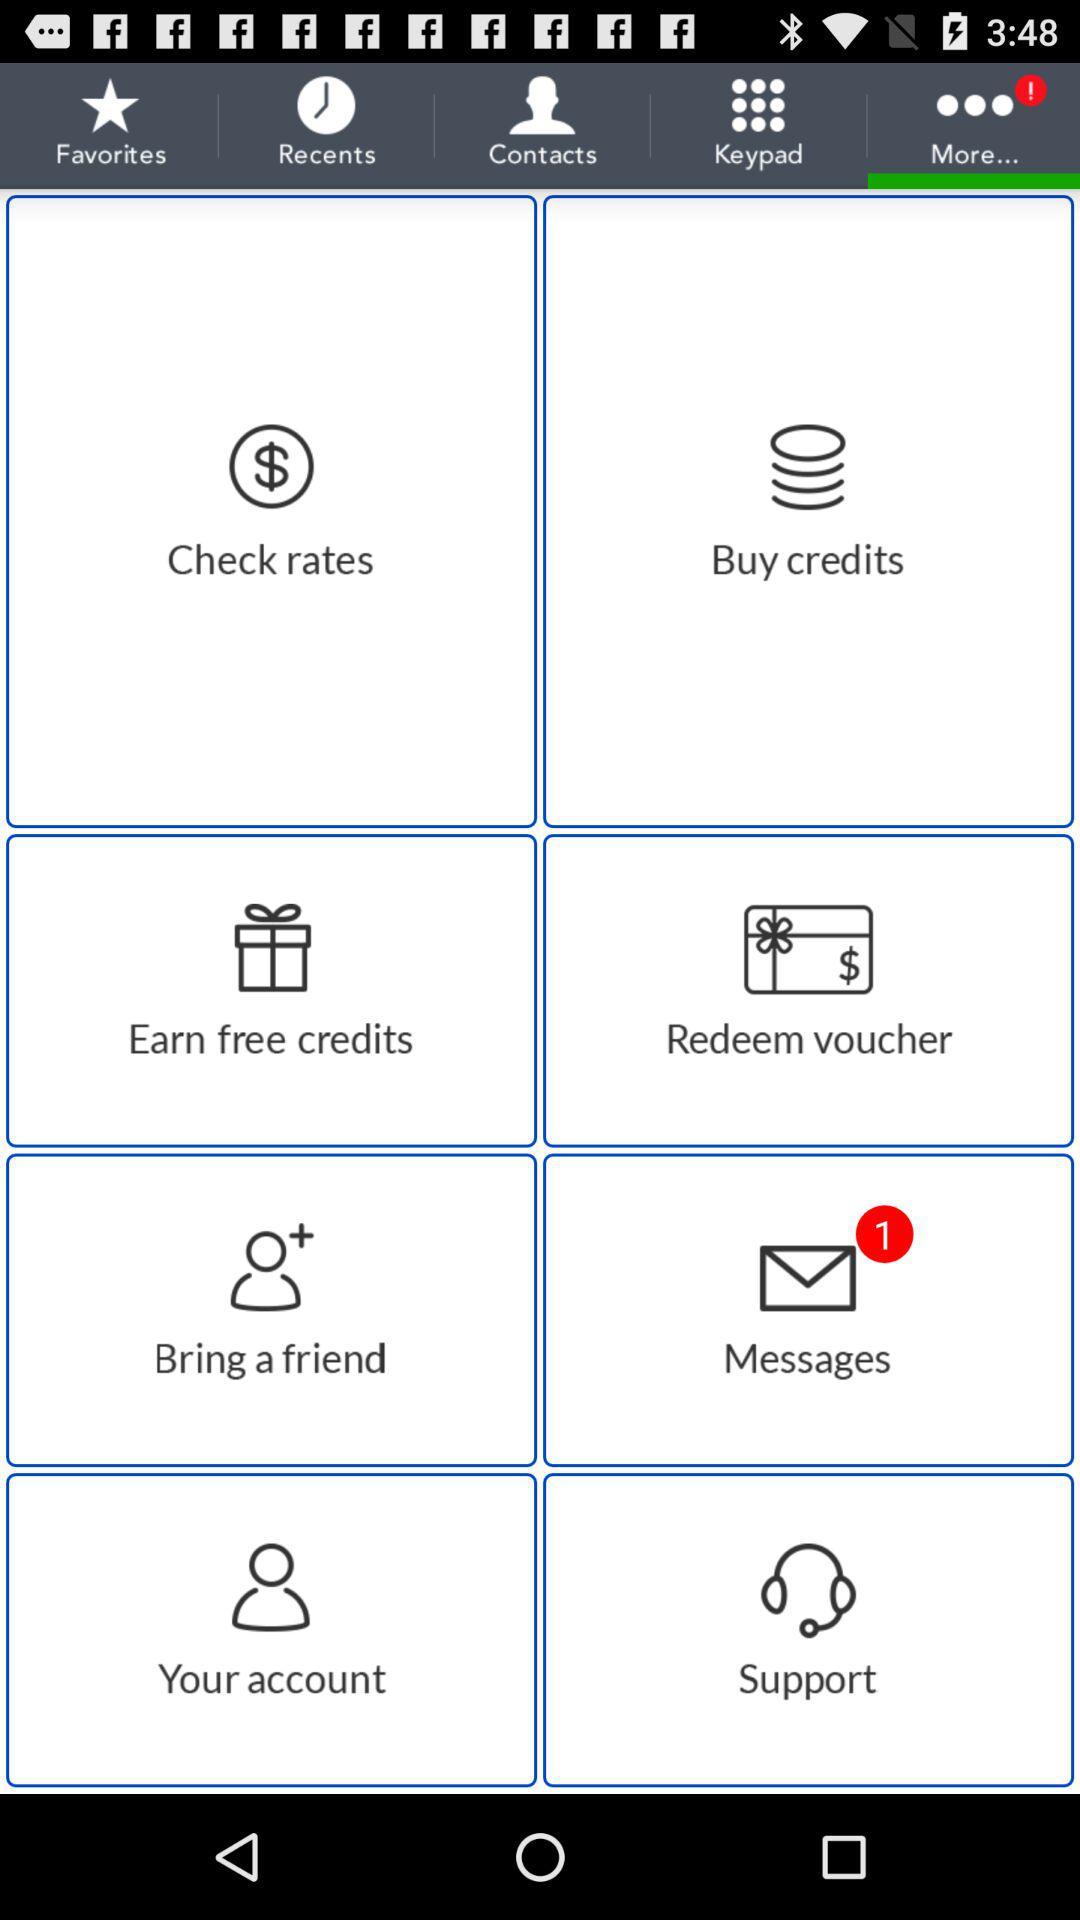  Describe the element at coordinates (271, 1630) in the screenshot. I see `show account information` at that location.